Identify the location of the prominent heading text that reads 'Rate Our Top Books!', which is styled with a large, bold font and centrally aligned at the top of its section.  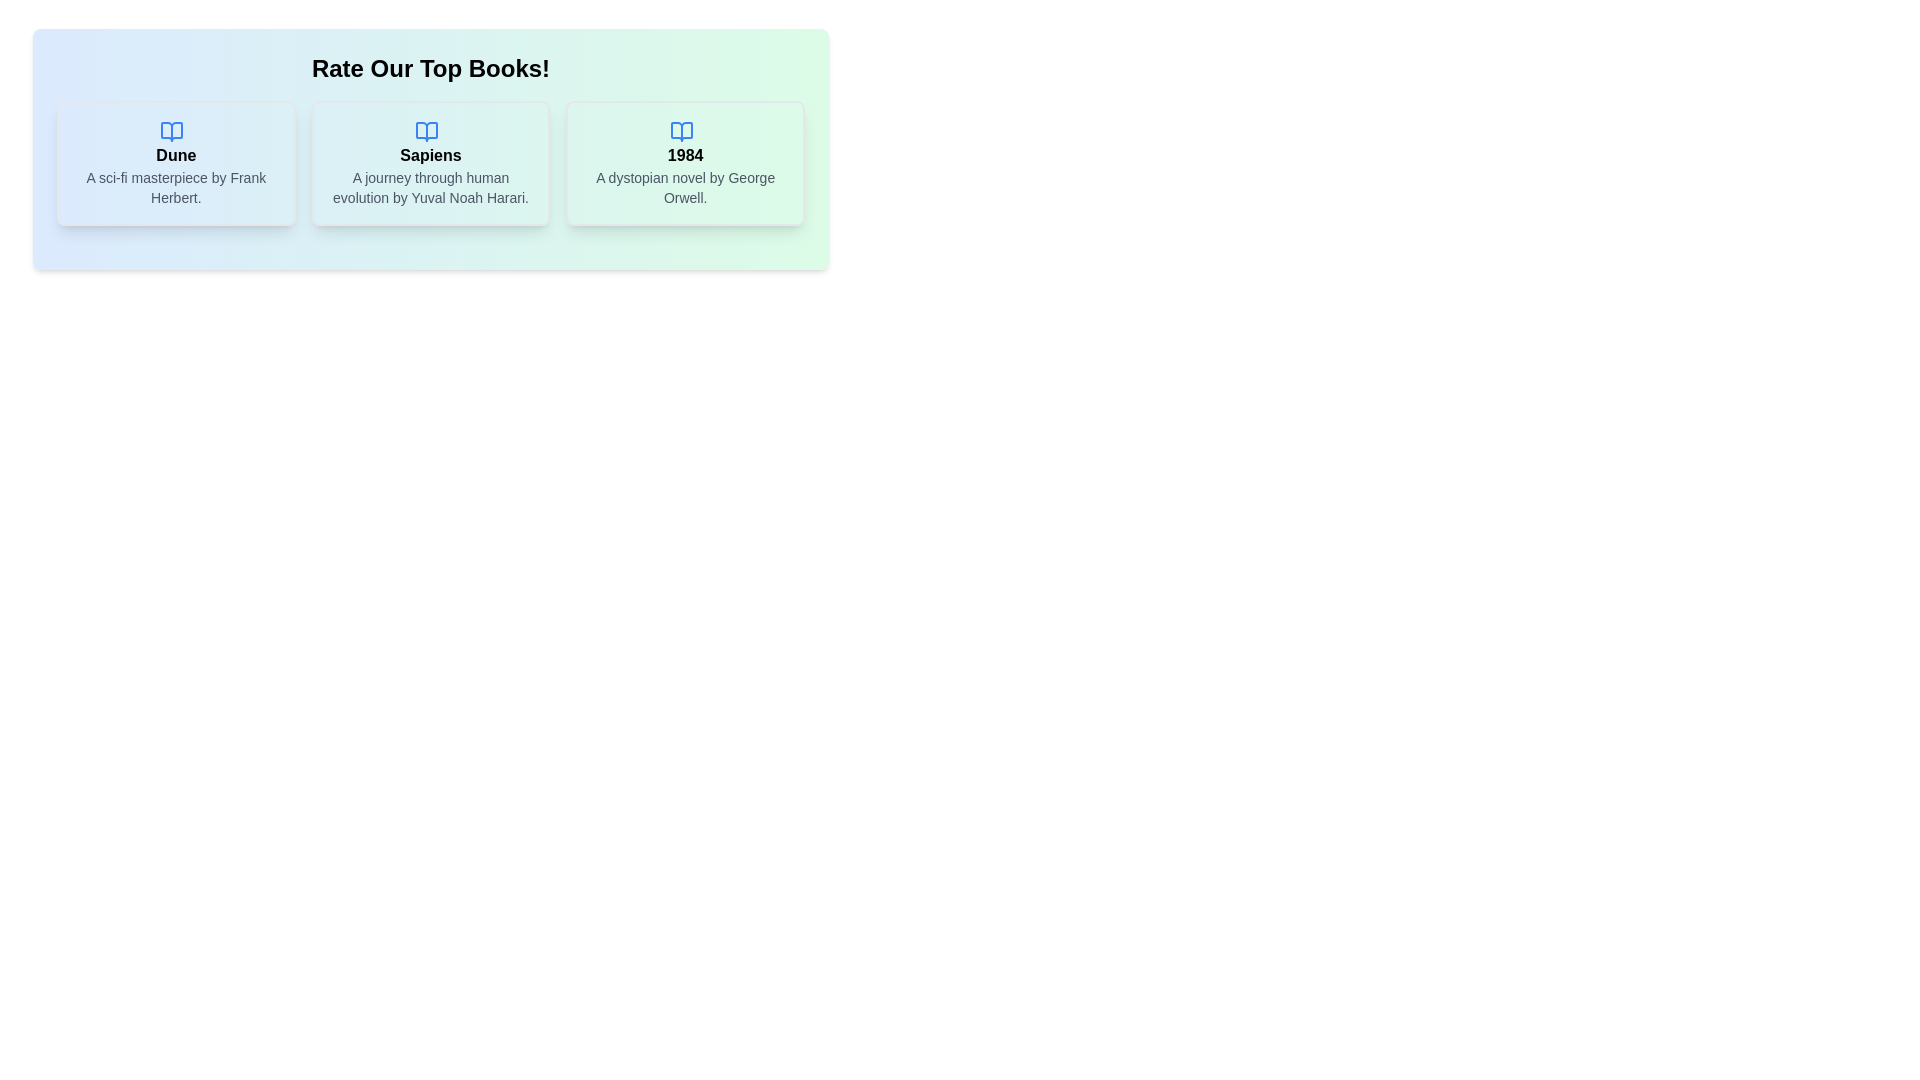
(430, 68).